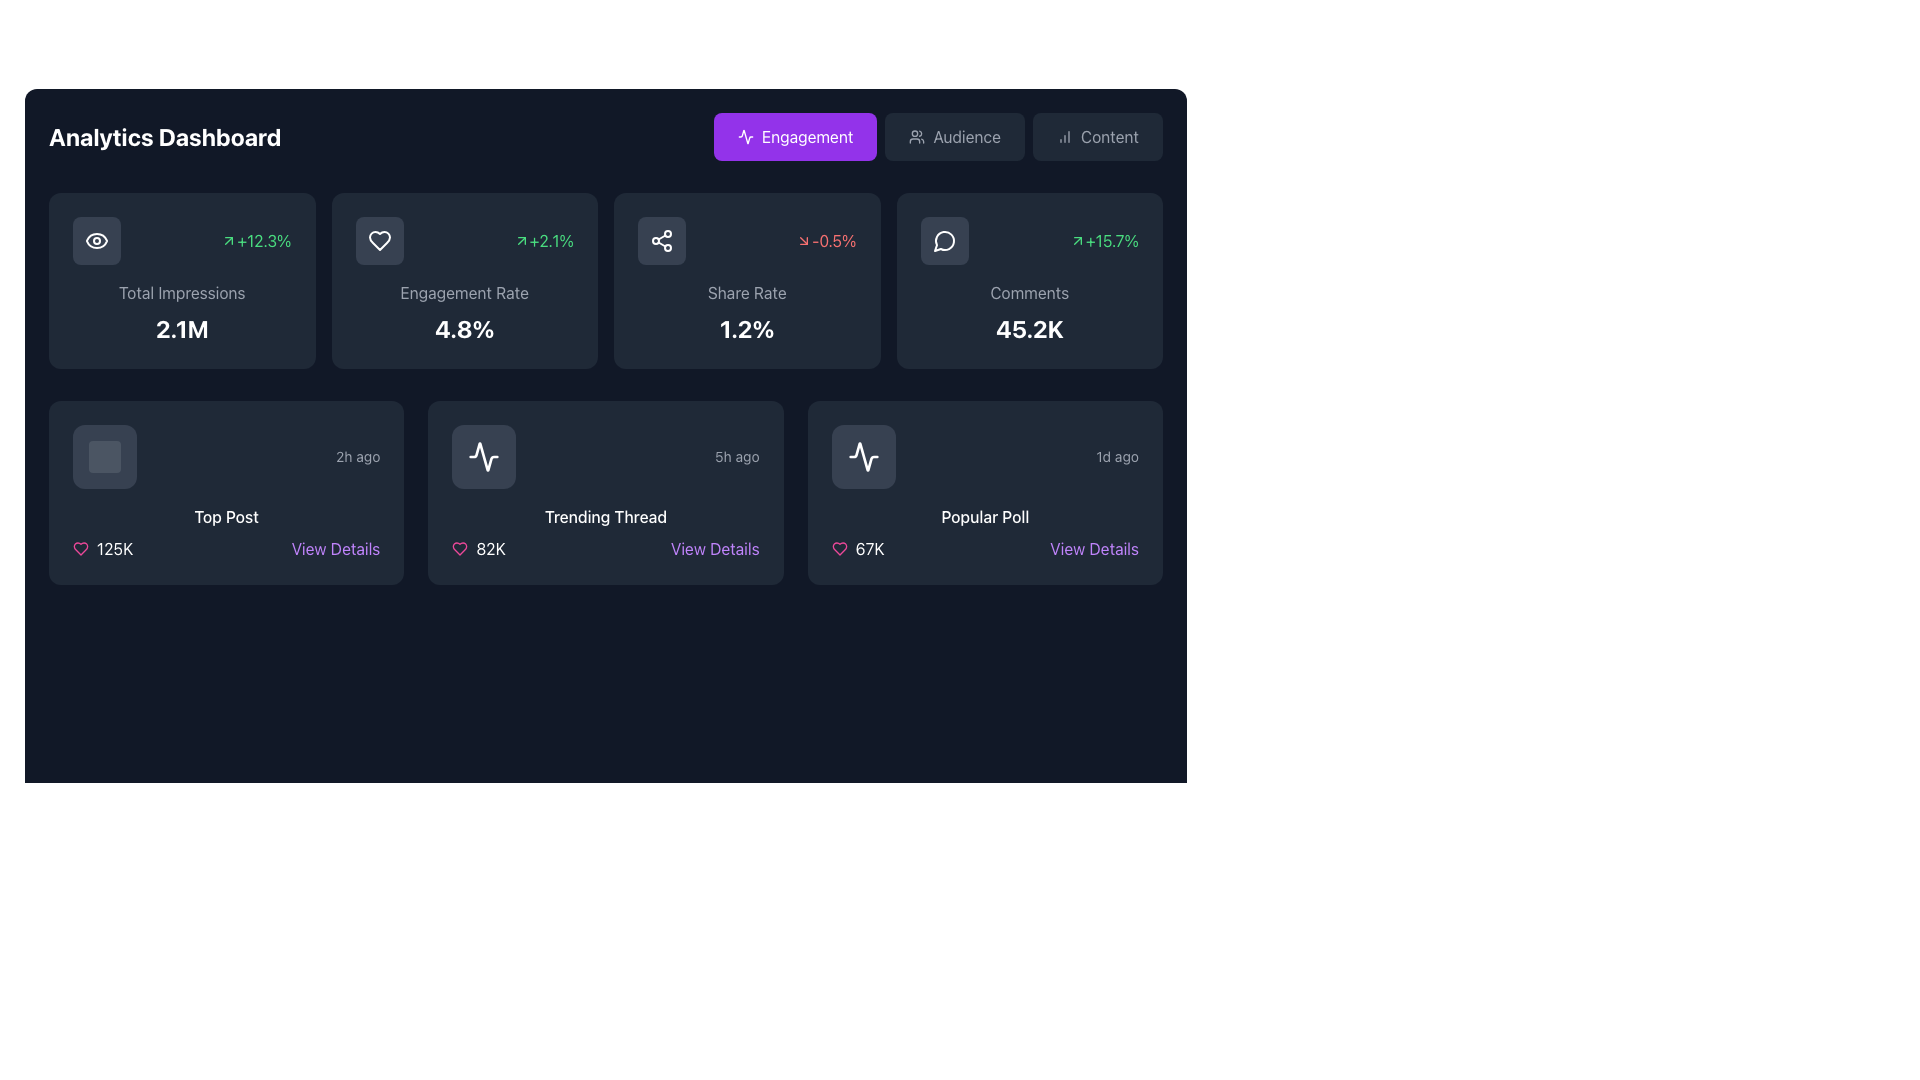 The width and height of the screenshot is (1920, 1080). I want to click on the Icon Button representing an activity or polling-related feature located at the bottom-right section of the Analytics Dashboard, within the 'Popular Poll' card, so click(863, 456).